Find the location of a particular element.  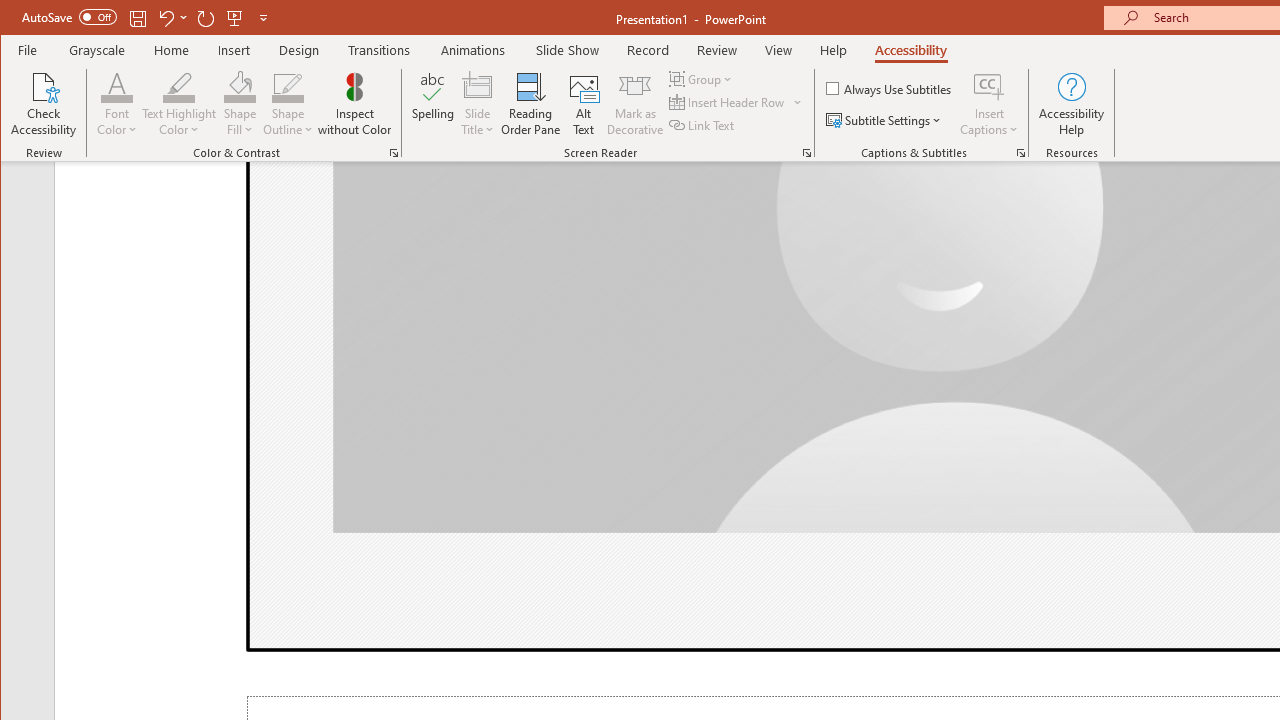

'Always Use Subtitles' is located at coordinates (889, 87).